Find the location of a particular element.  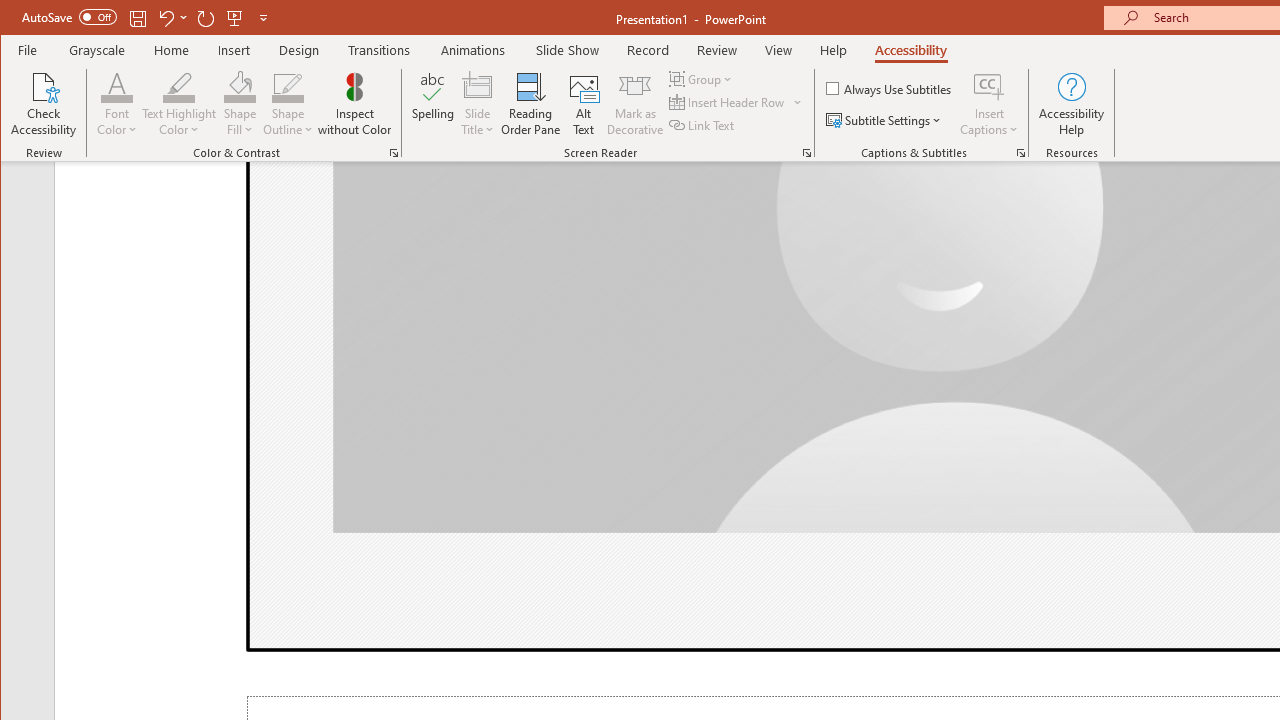

'Always Use Subtitles' is located at coordinates (889, 87).